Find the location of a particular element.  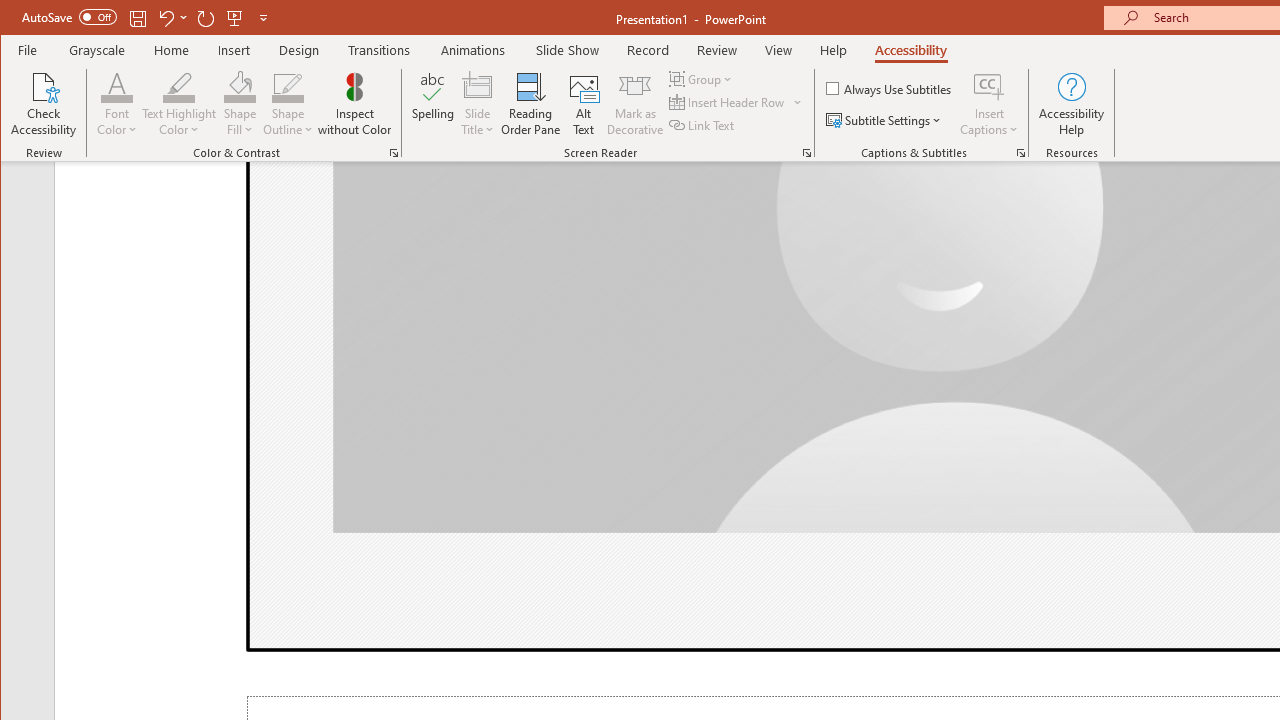

'Always Use Subtitles' is located at coordinates (889, 87).